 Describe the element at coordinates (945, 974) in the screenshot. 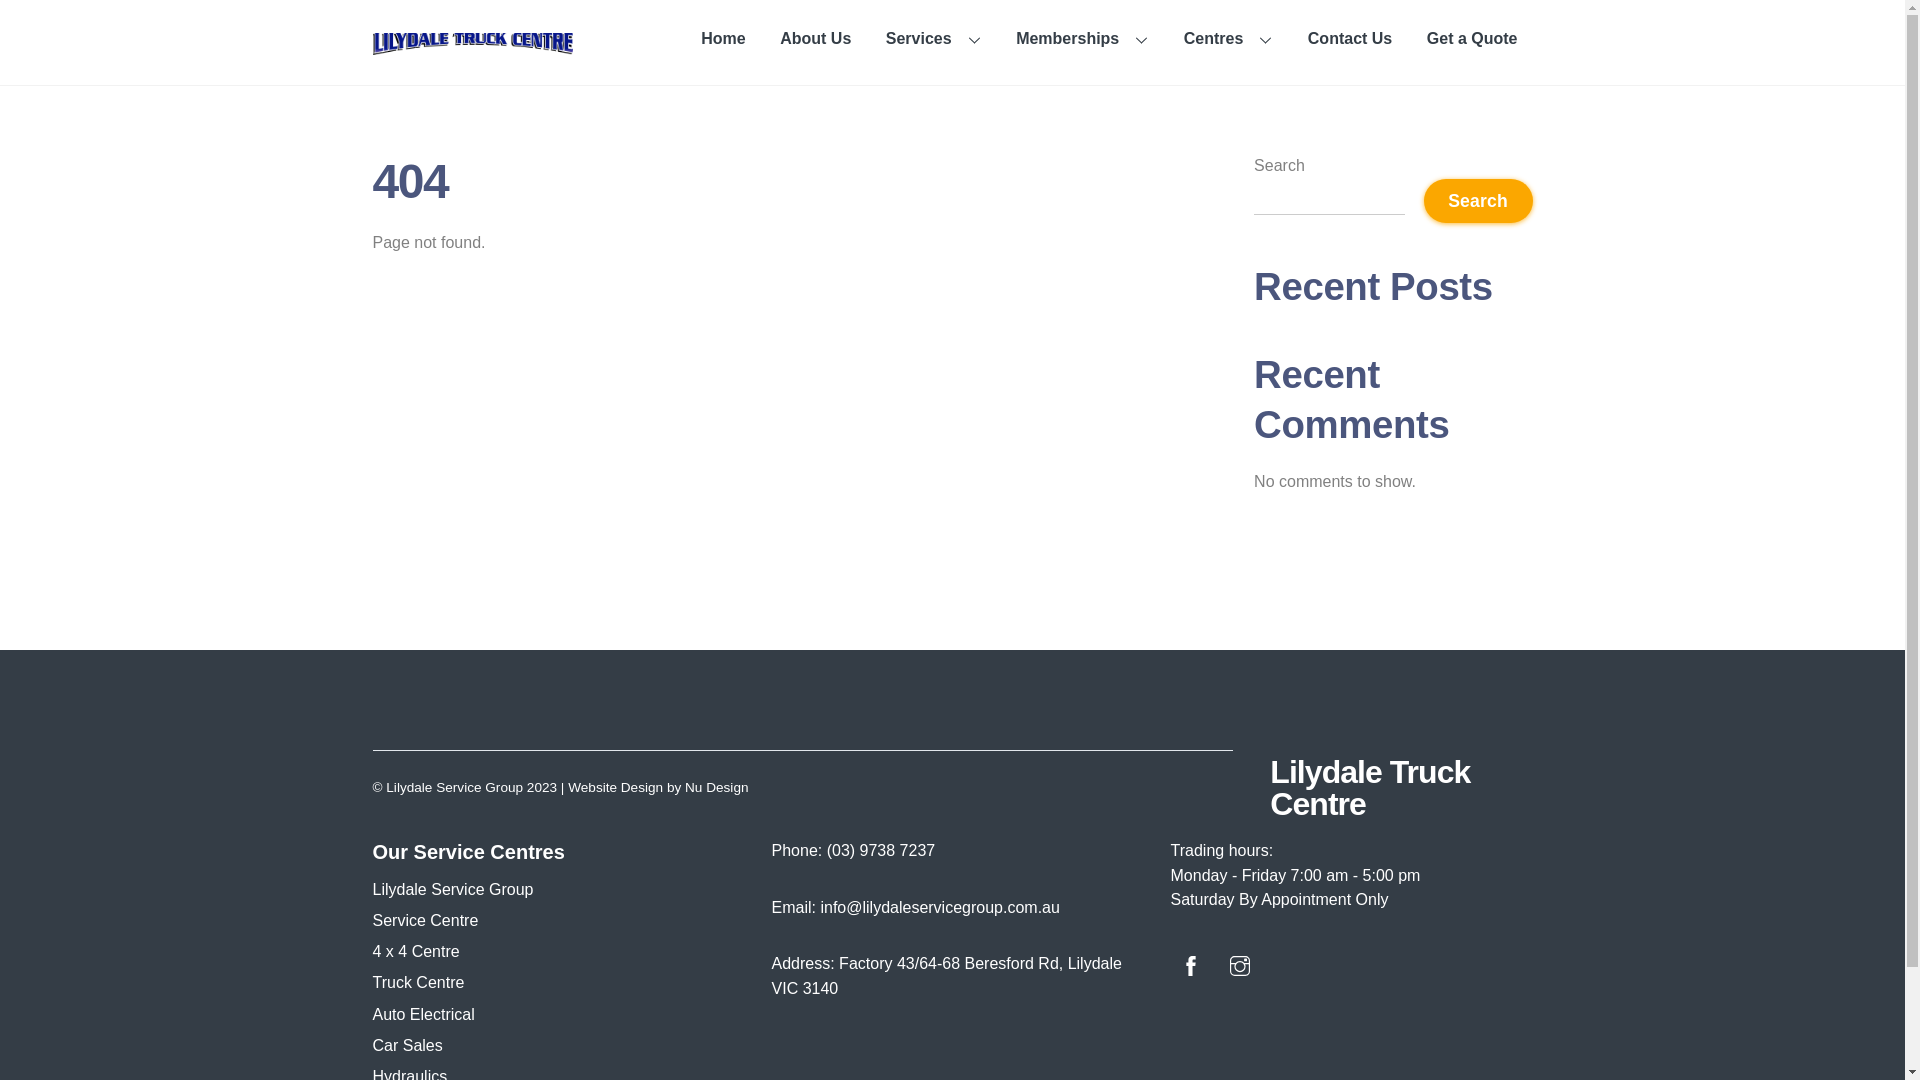

I see `'Factory 43/64-68 Beresford Rd, Lilydale VIC 3140'` at that location.